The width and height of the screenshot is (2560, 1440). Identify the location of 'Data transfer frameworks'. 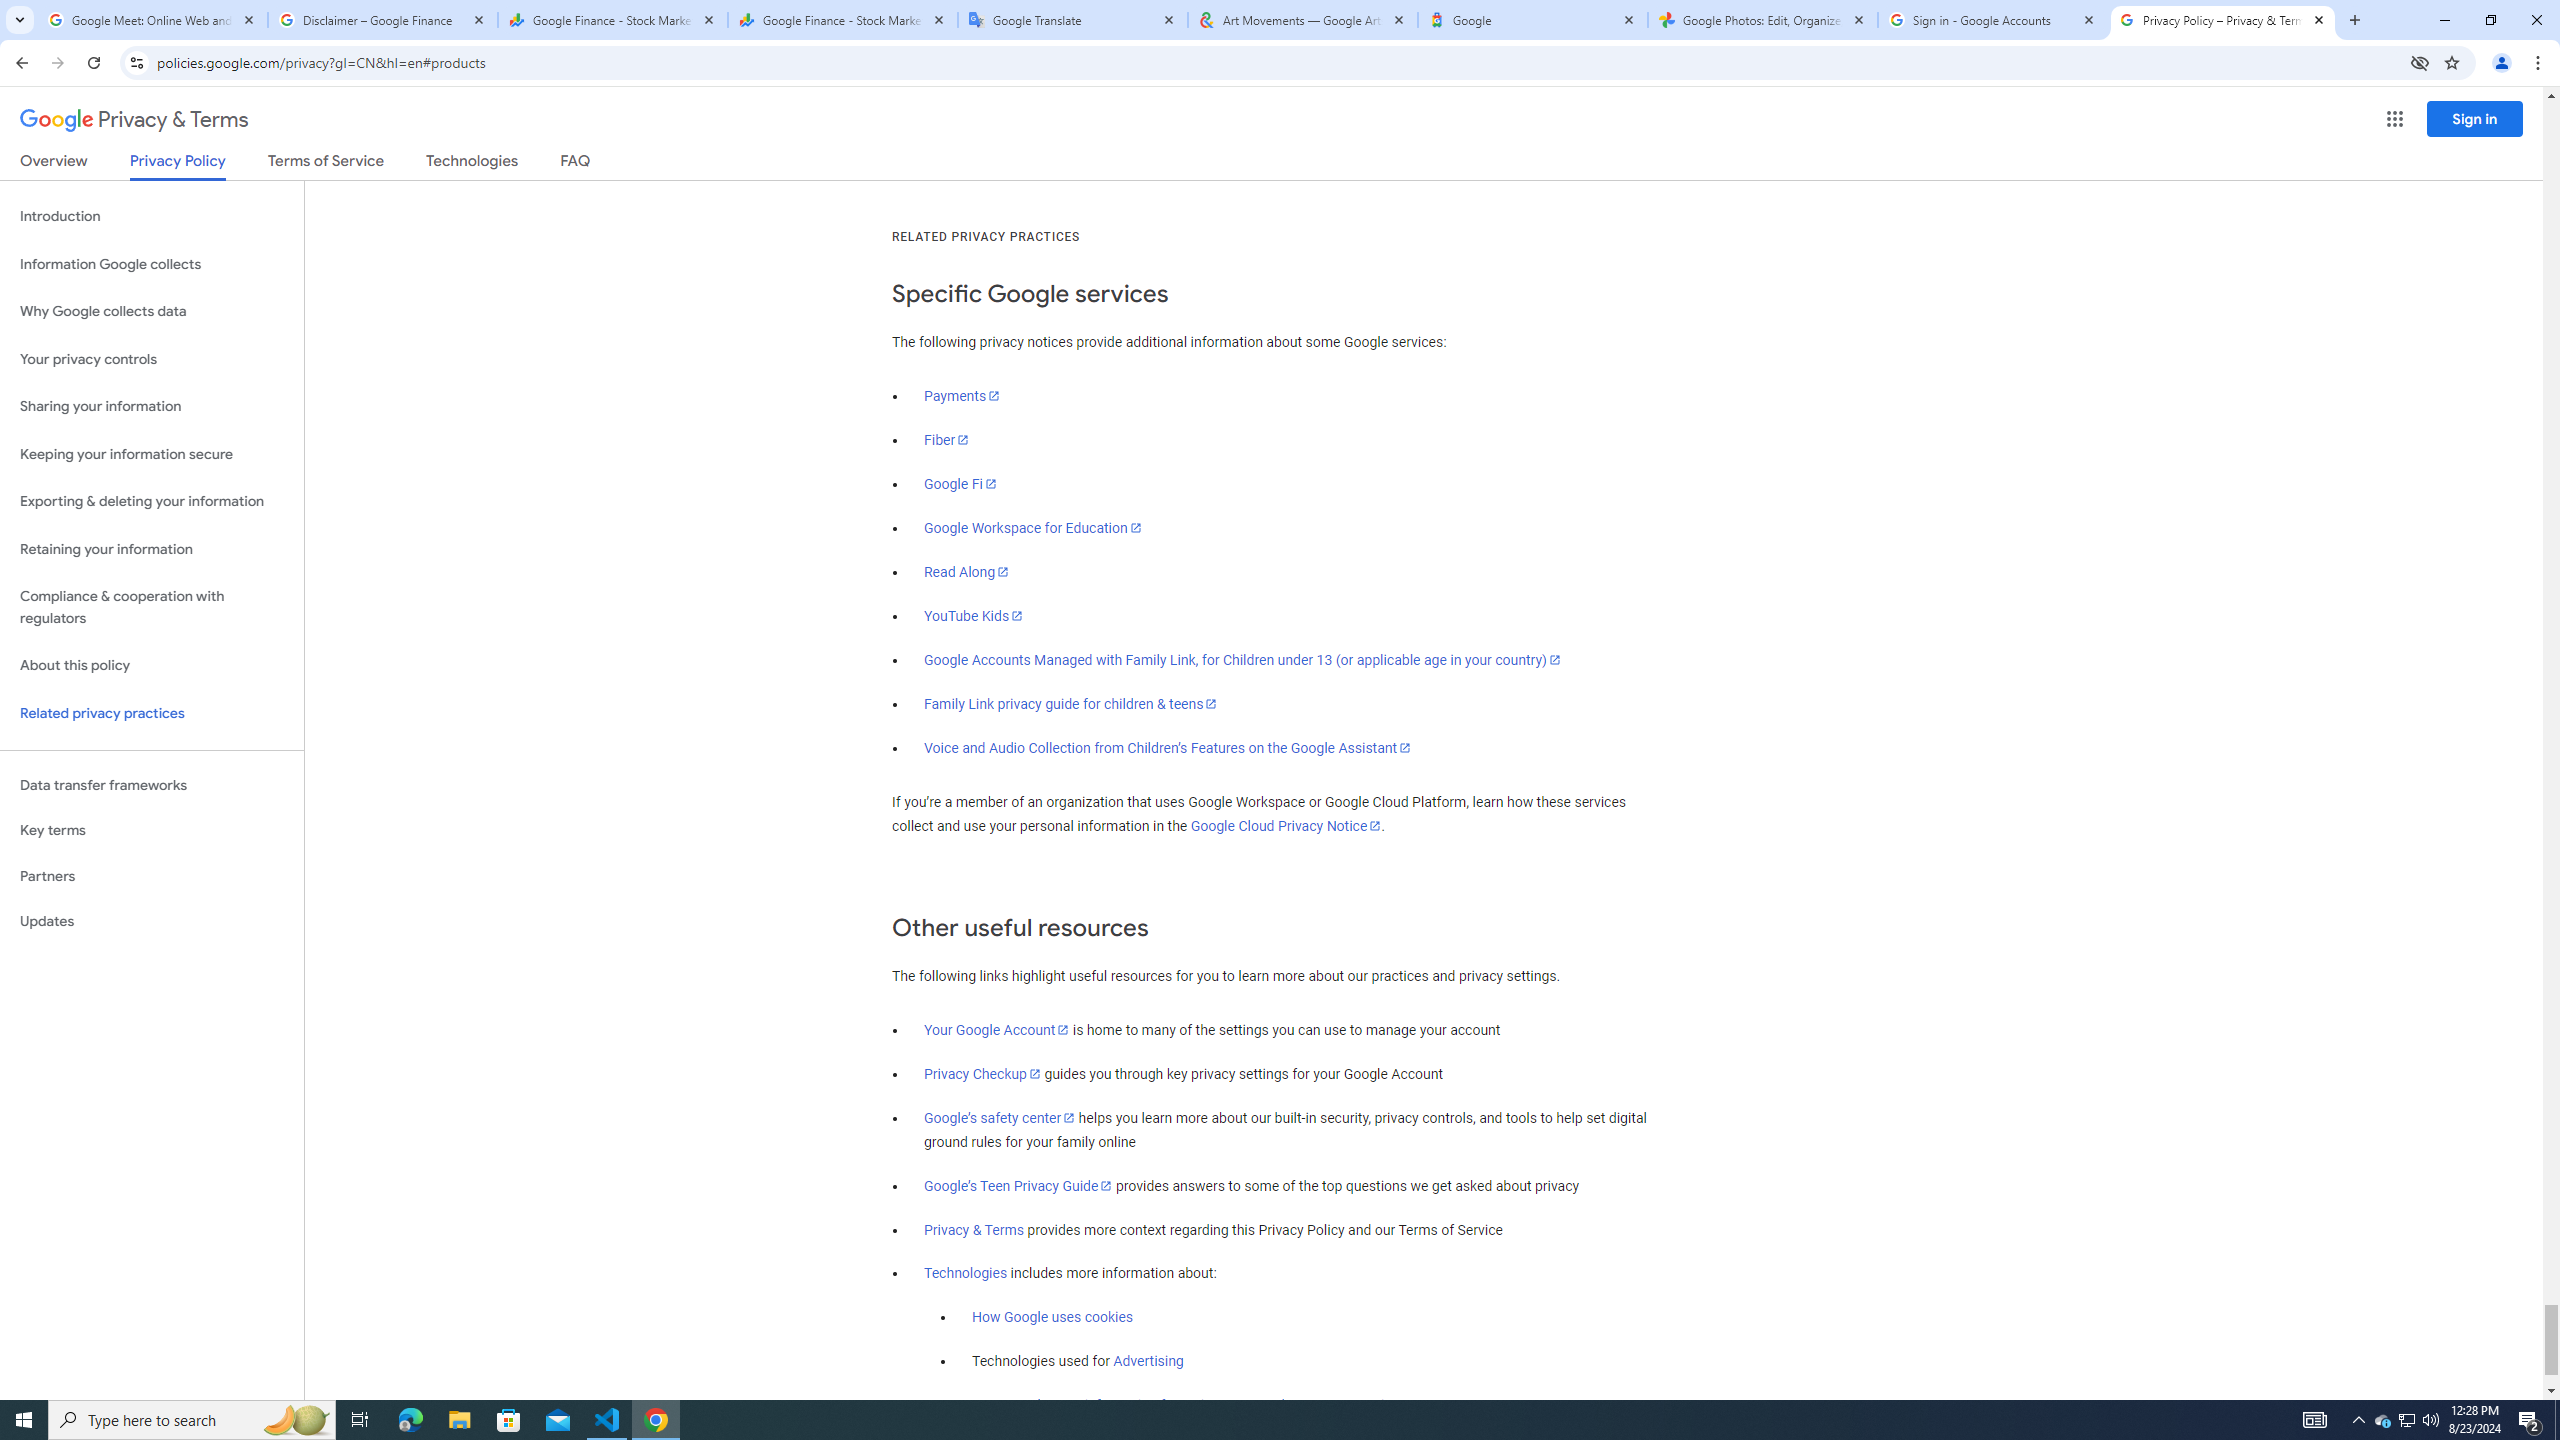
(151, 785).